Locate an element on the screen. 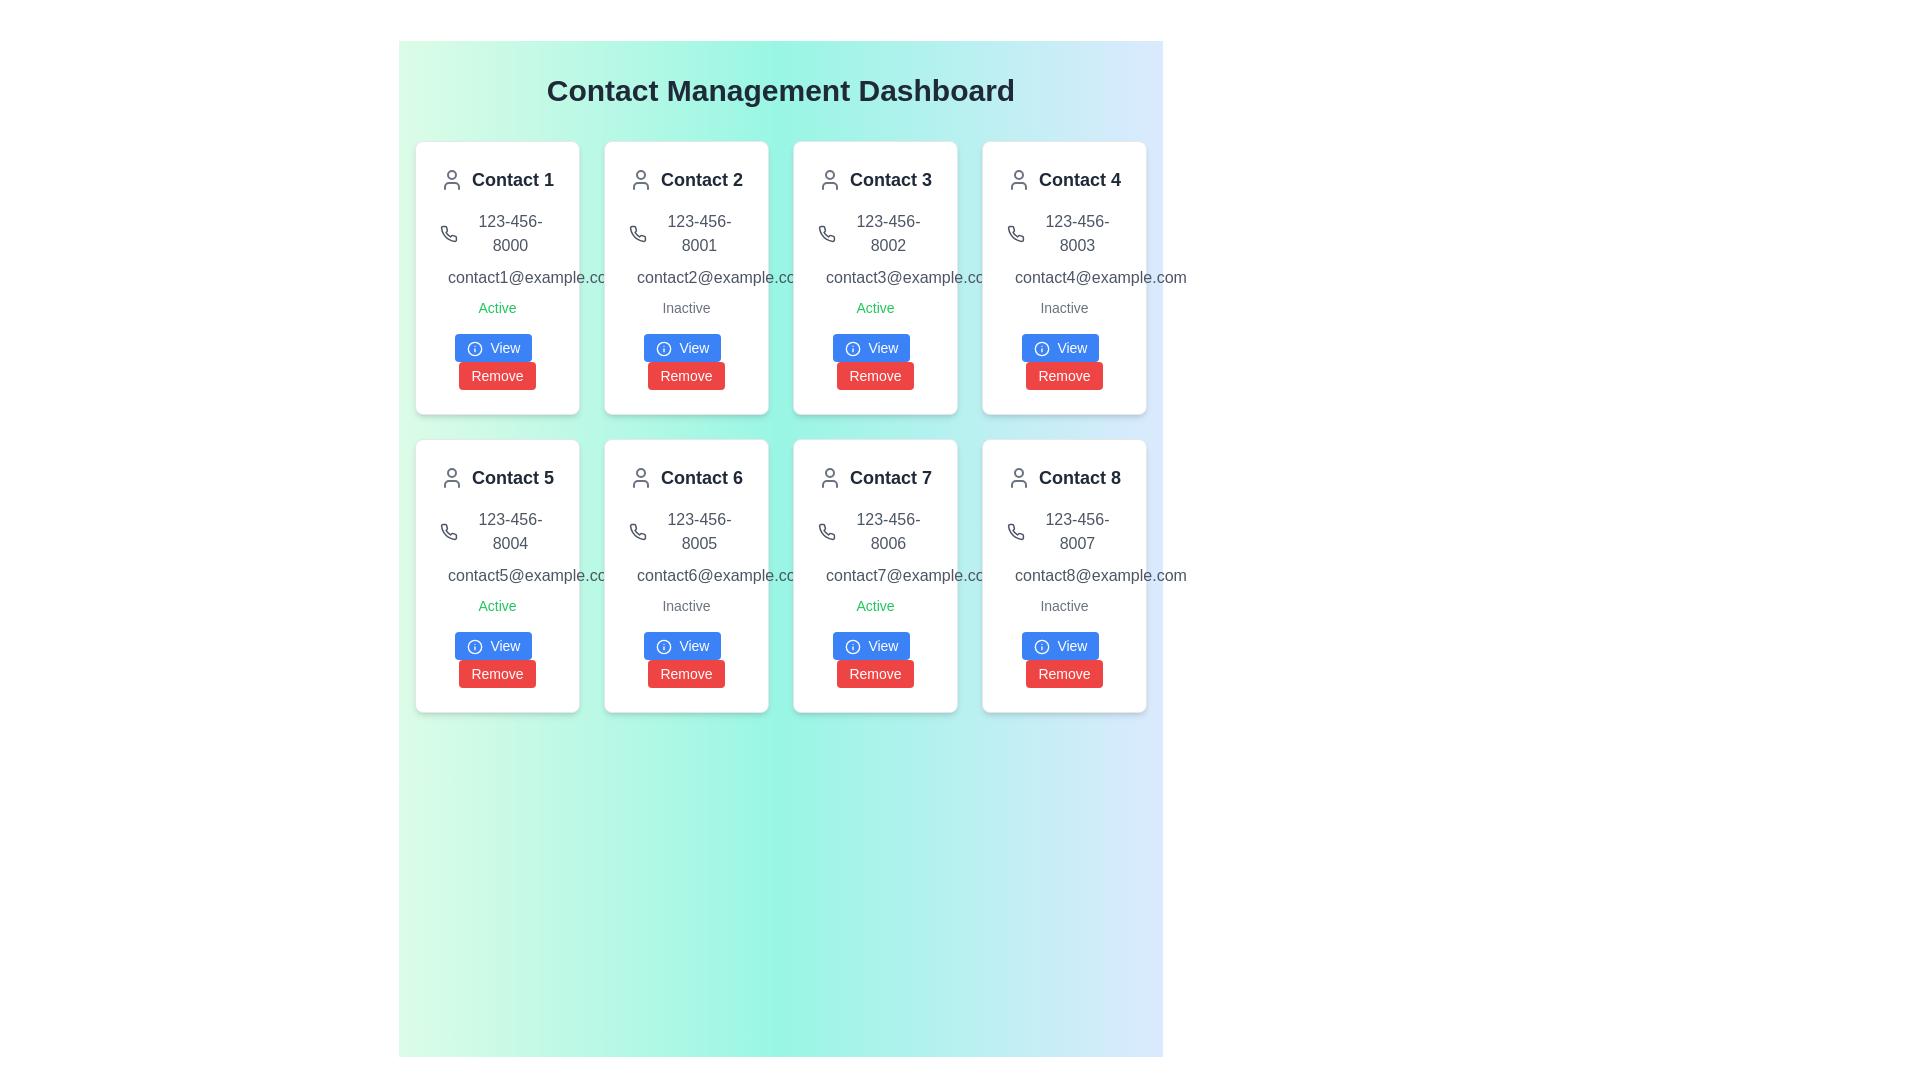 Image resolution: width=1920 pixels, height=1080 pixels. the gray user icon, which appears as a circular head with shoulders, located in the top left corner of the 'Contact 8' card in the contact grid layout is located at coordinates (1018, 478).